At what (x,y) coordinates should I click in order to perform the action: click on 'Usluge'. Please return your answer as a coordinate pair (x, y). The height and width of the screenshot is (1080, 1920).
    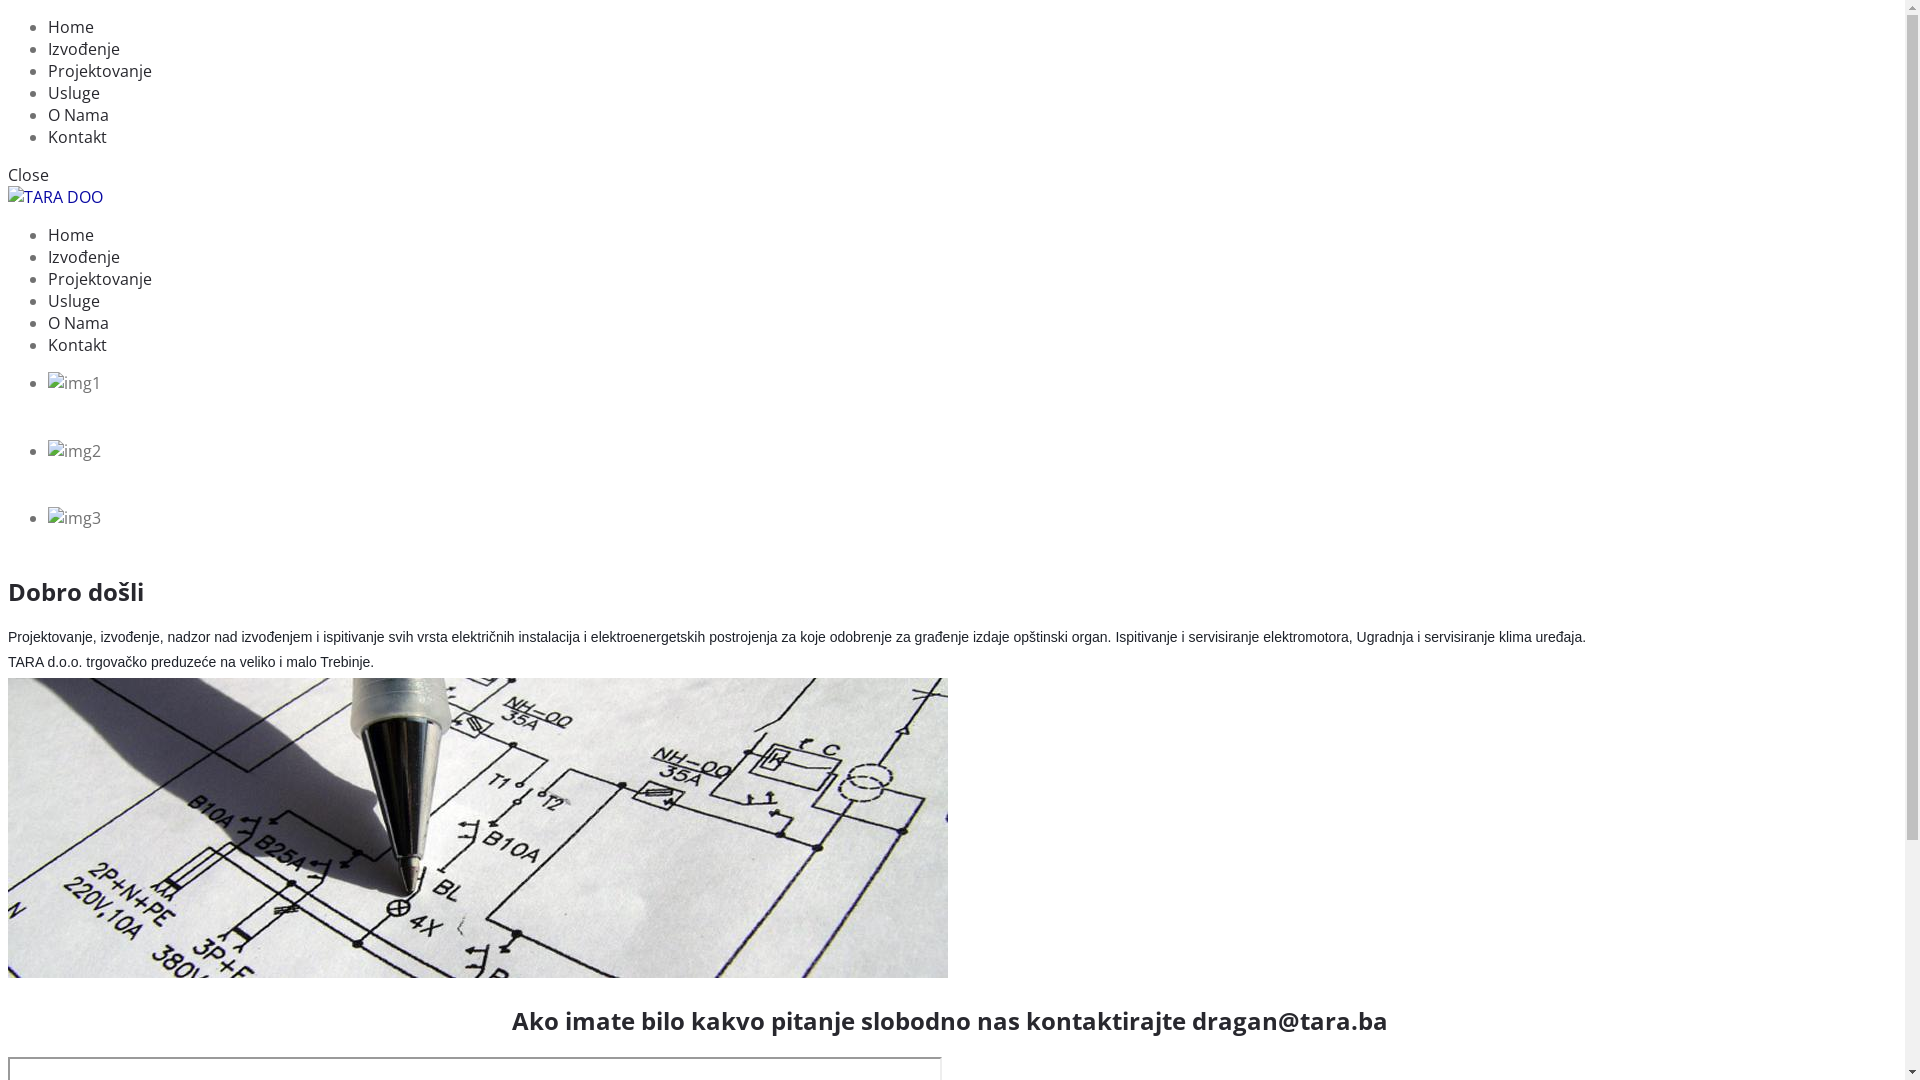
    Looking at the image, I should click on (73, 92).